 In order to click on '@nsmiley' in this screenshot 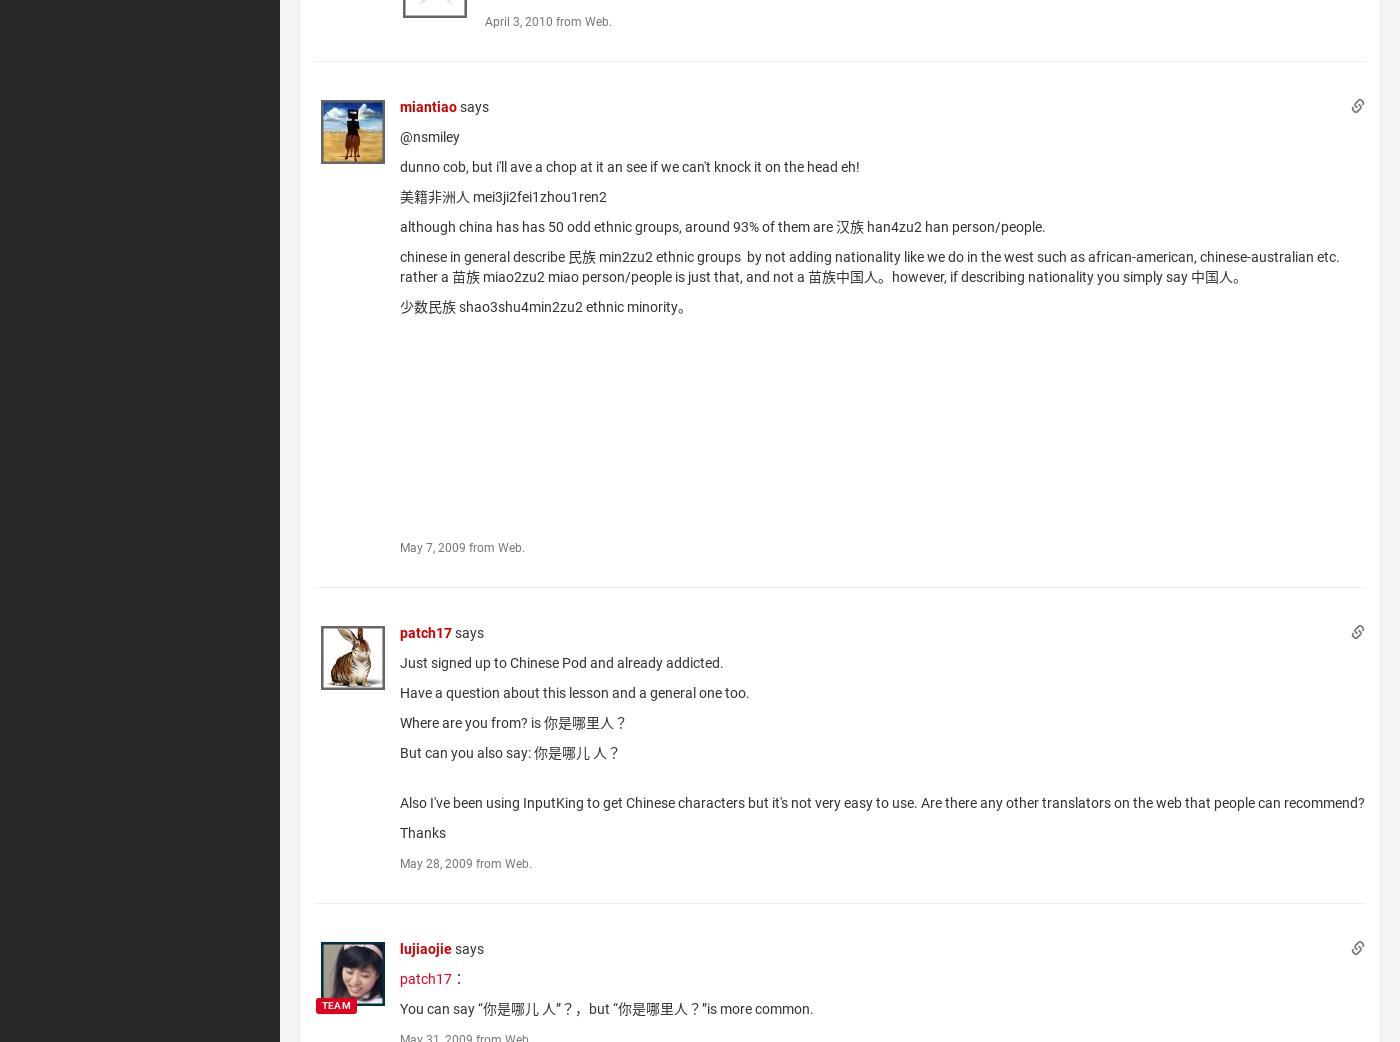, I will do `click(429, 135)`.